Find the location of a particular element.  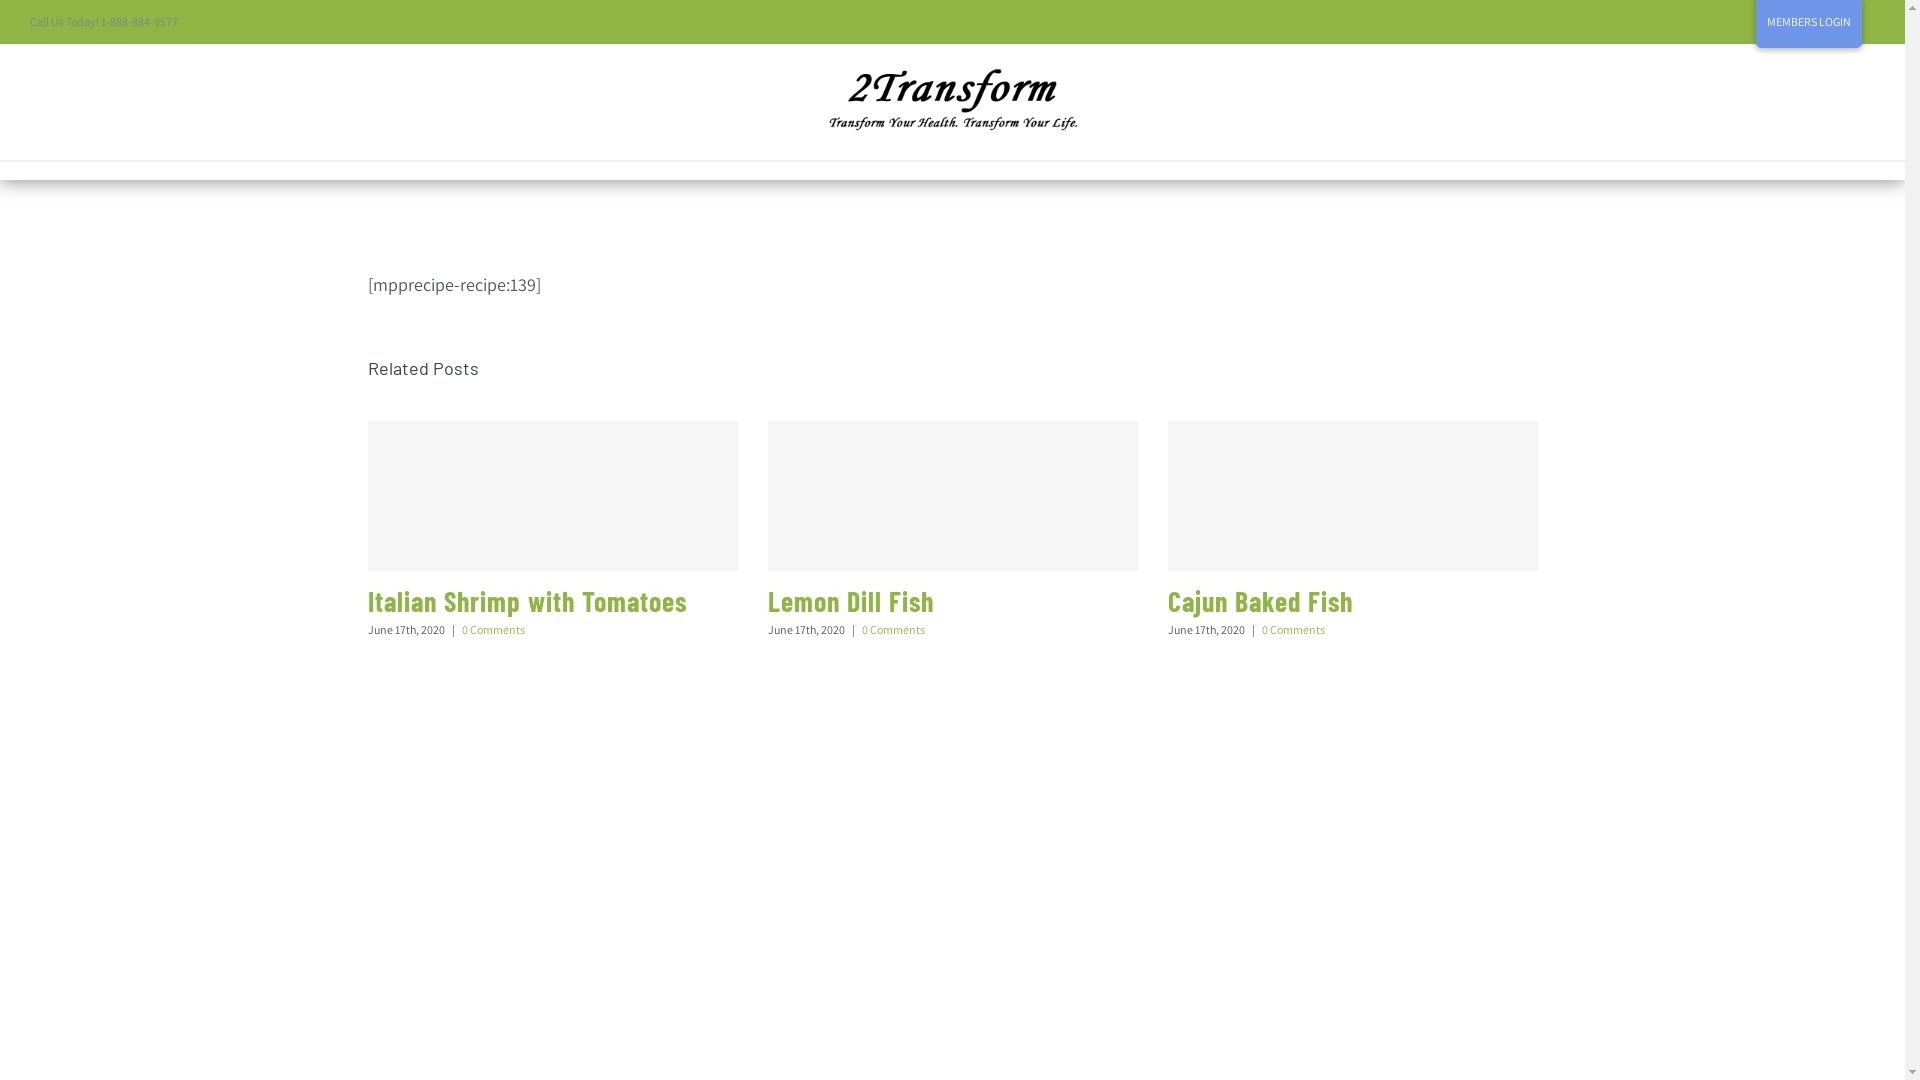

'MEMBERS LOGIN' is located at coordinates (1809, 22).